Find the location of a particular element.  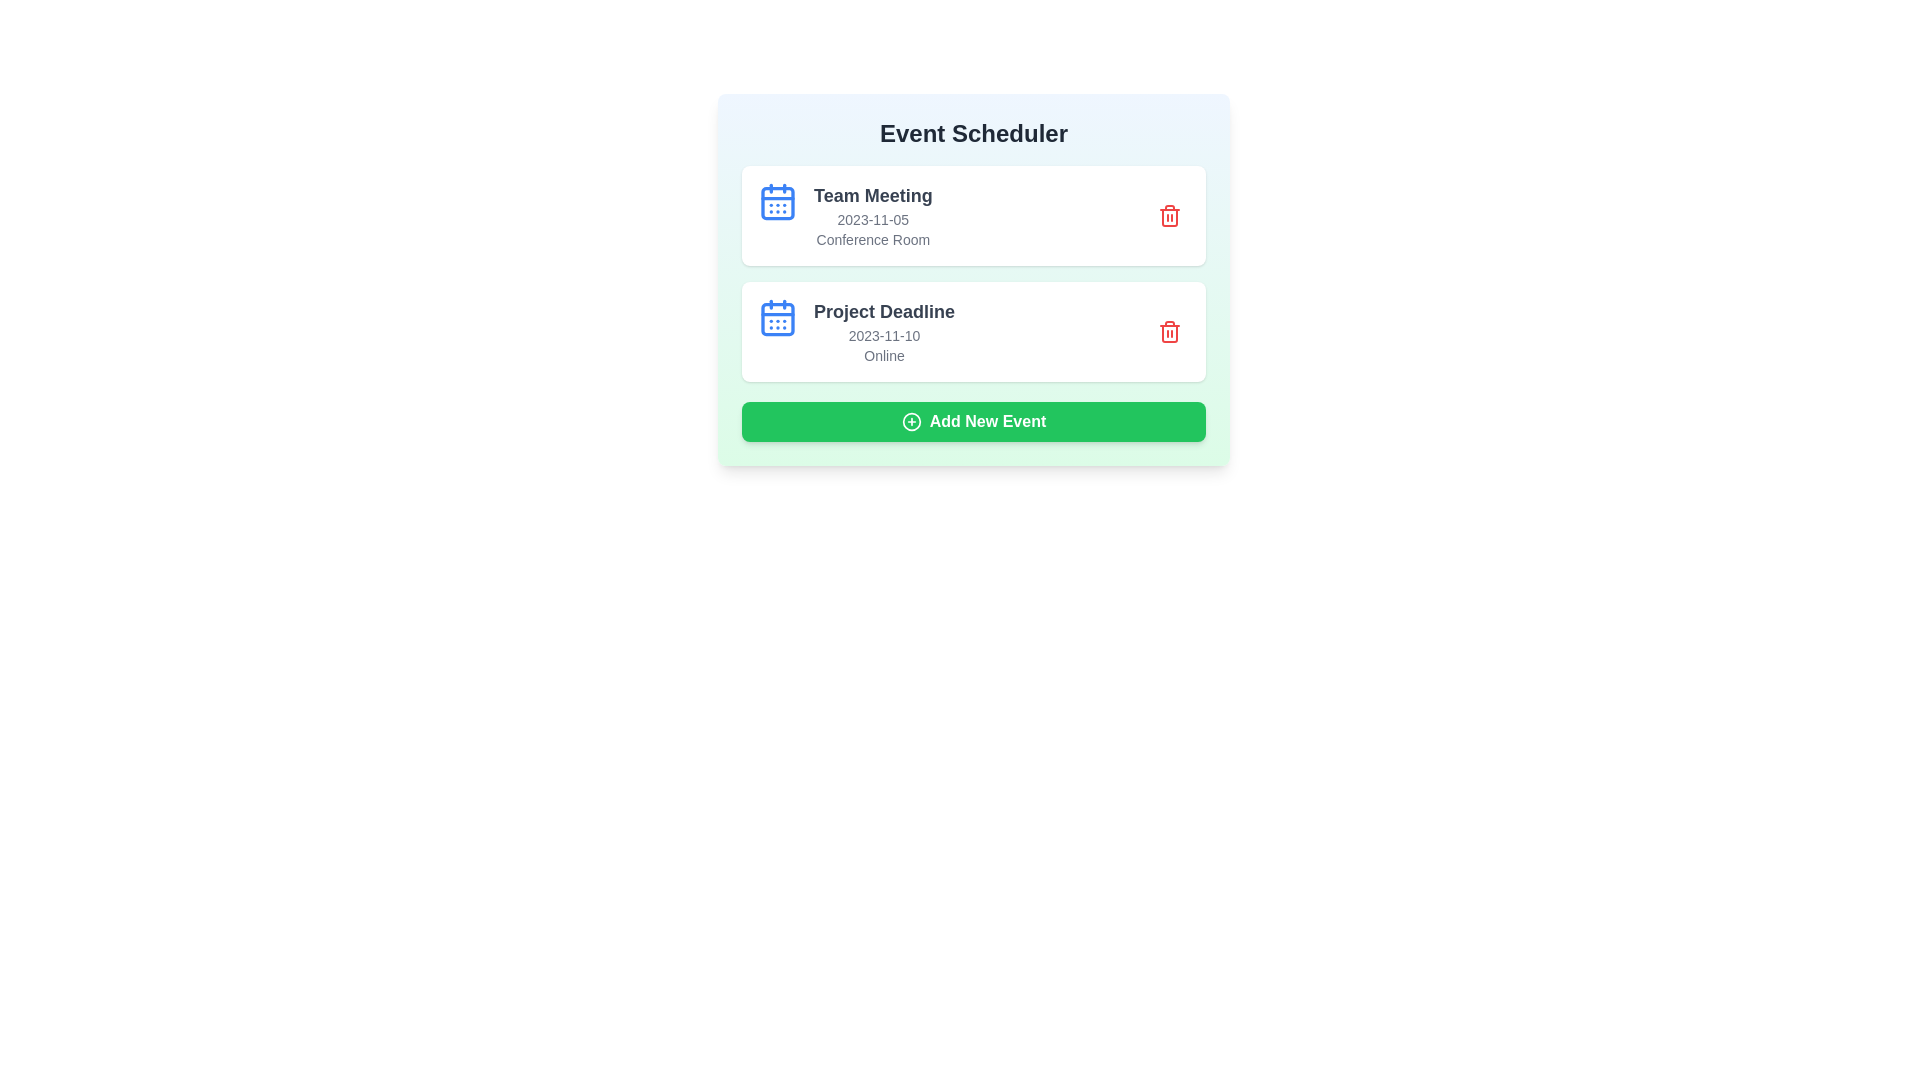

delete icon next to the event named Project Deadline to remove it is located at coordinates (1170, 330).